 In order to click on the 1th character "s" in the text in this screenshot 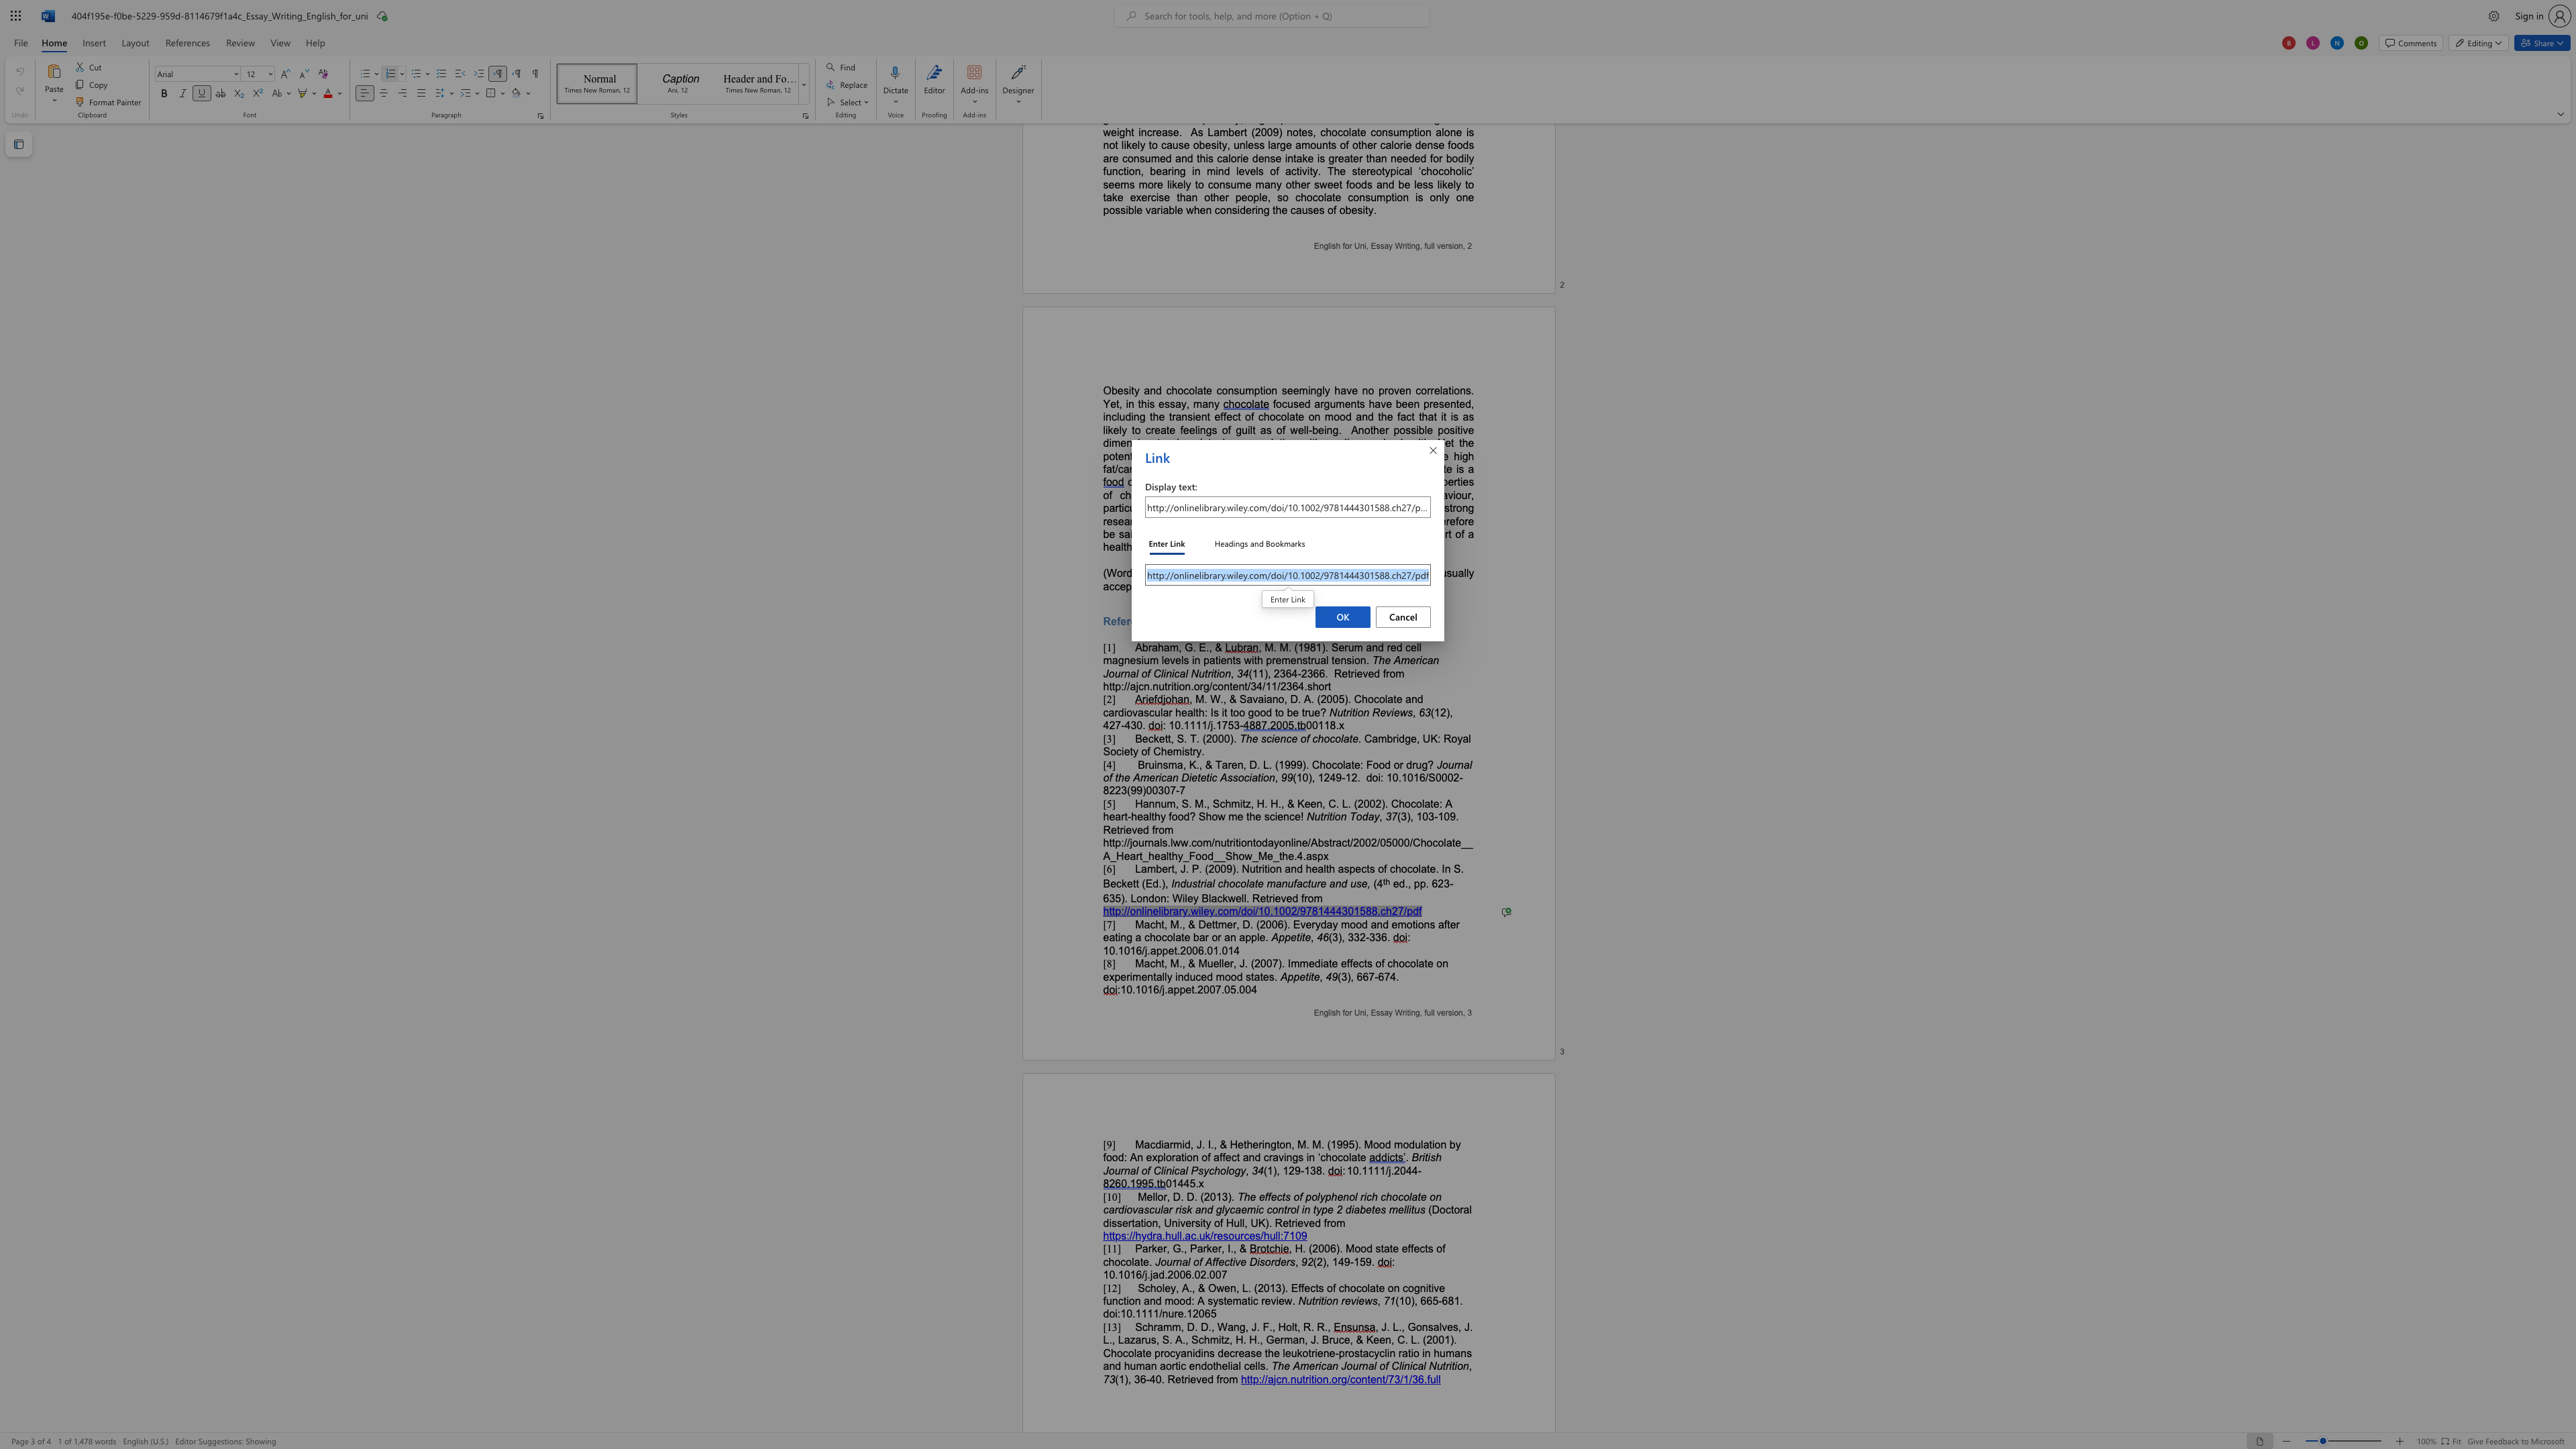, I will do `click(1373, 1301)`.